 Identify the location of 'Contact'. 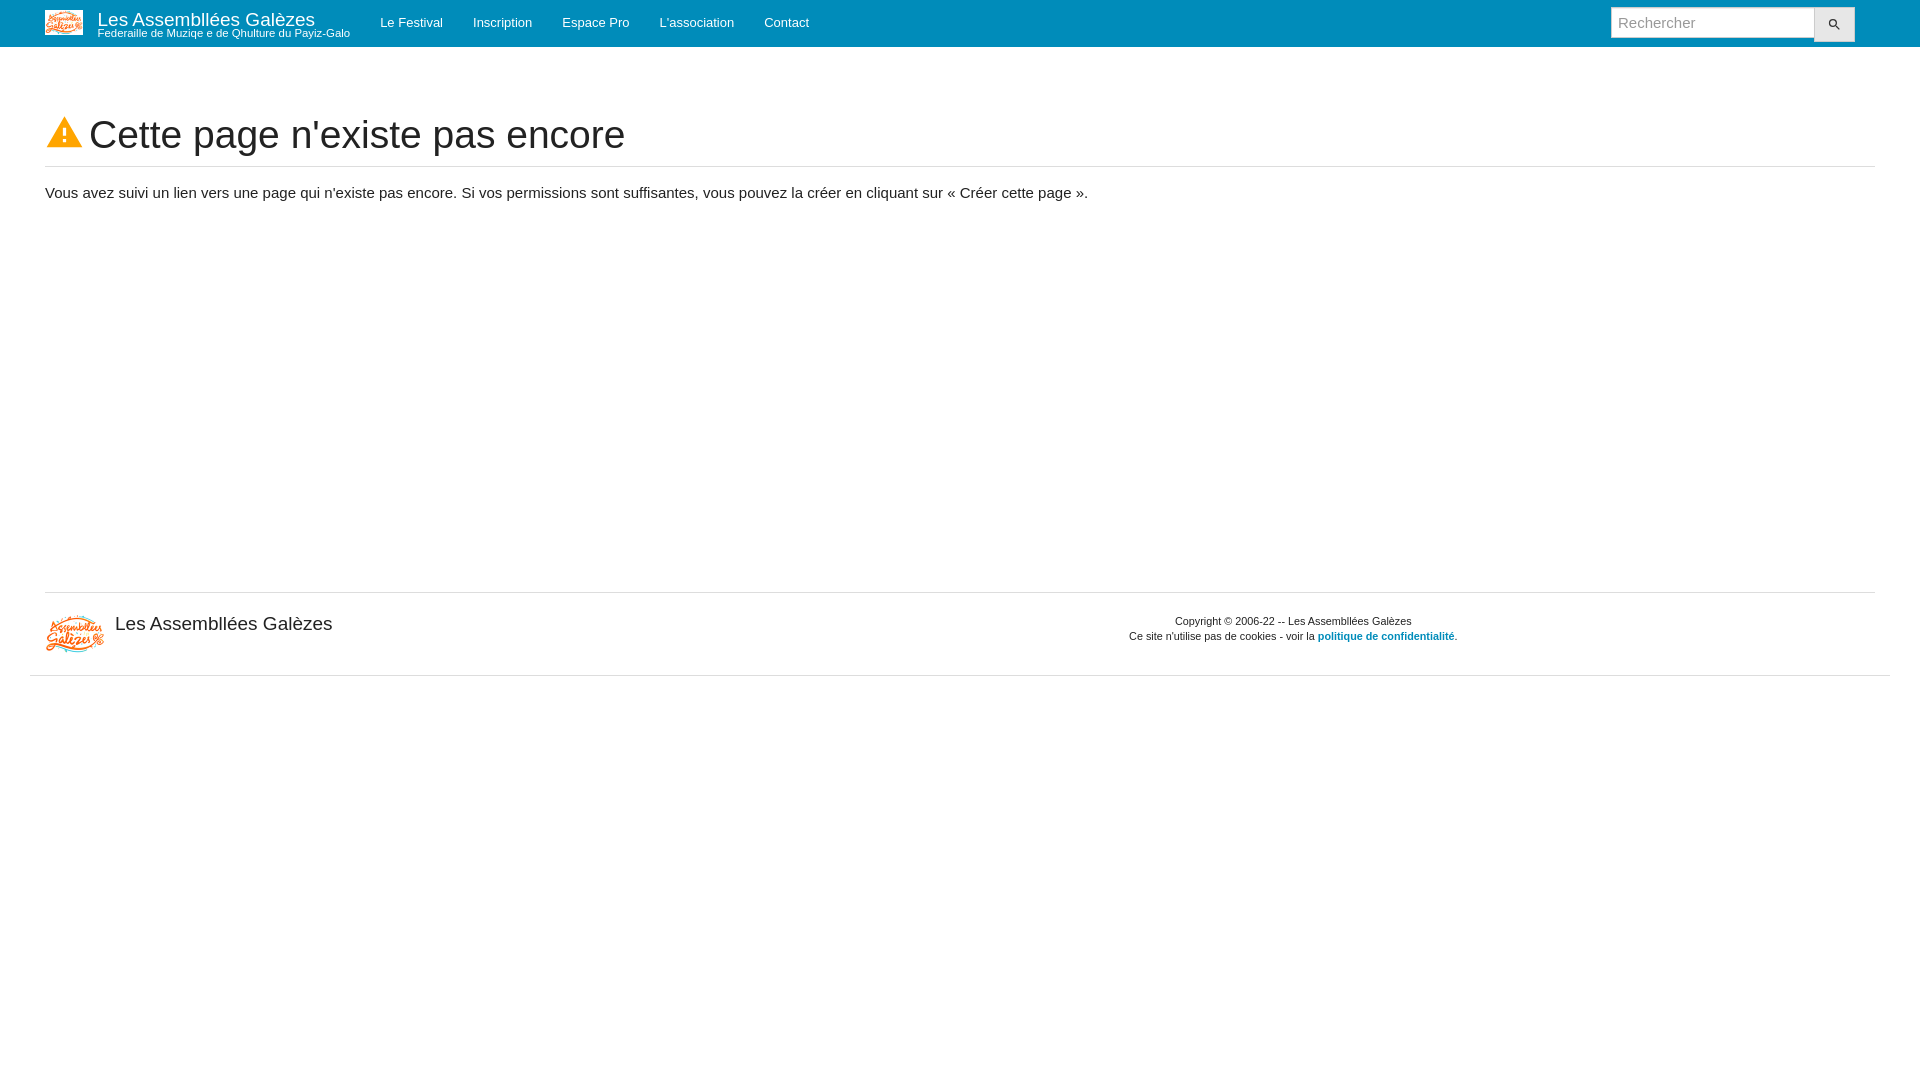
(747, 22).